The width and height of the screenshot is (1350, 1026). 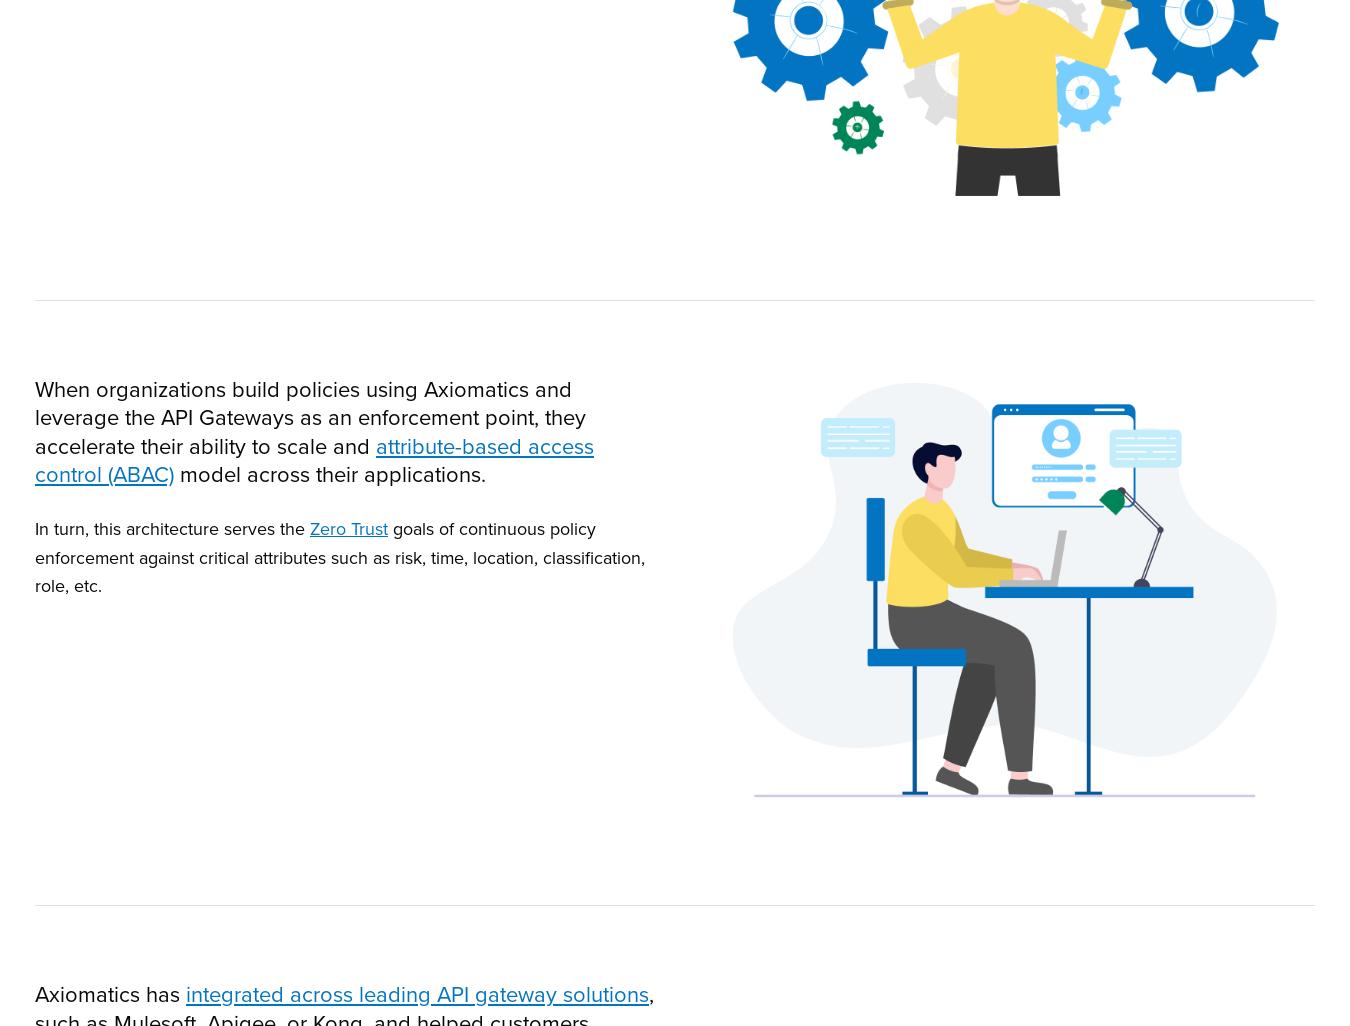 I want to click on 'We won't track your information when you visit our site. But in order to comply with your preferences, we'll have to use just one tiny cookie so that you're not asked to make this choice again.', so click(x=669, y=871).